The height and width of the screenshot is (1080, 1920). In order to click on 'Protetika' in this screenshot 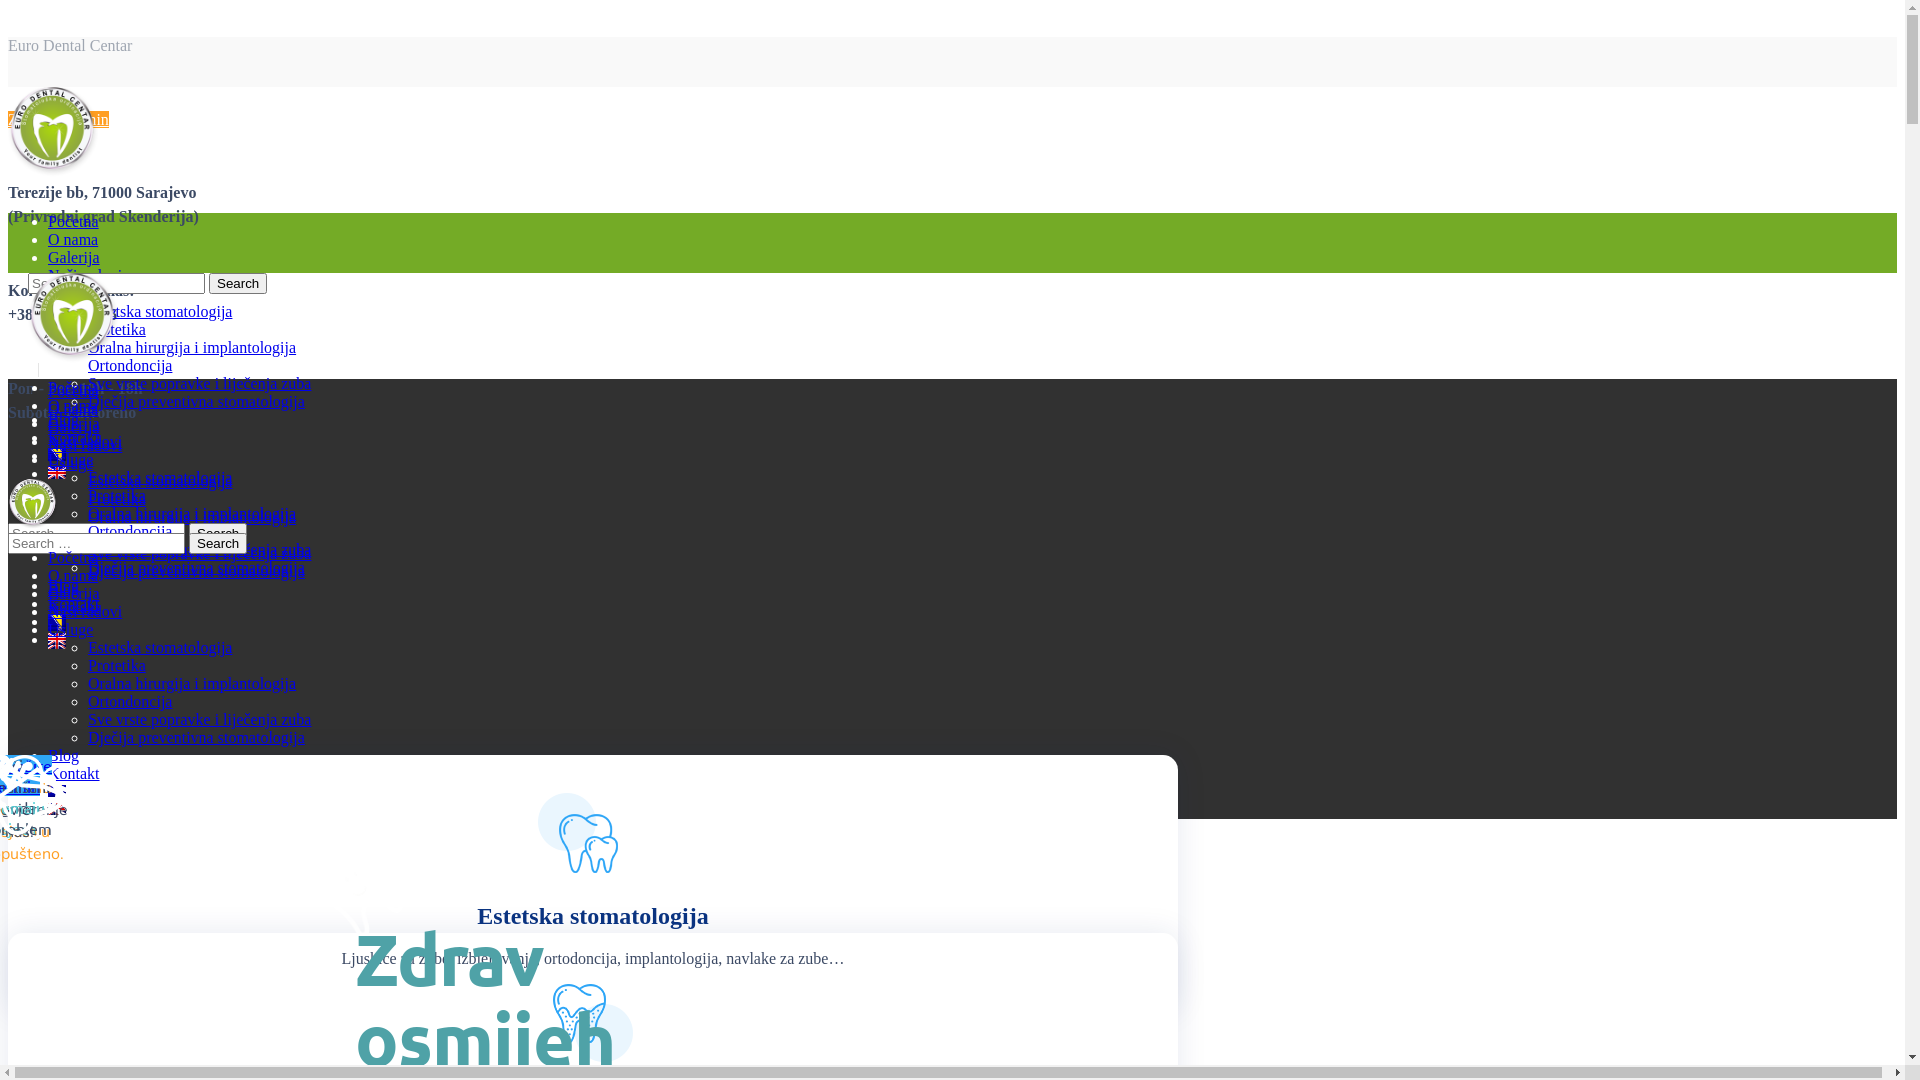, I will do `click(115, 498)`.